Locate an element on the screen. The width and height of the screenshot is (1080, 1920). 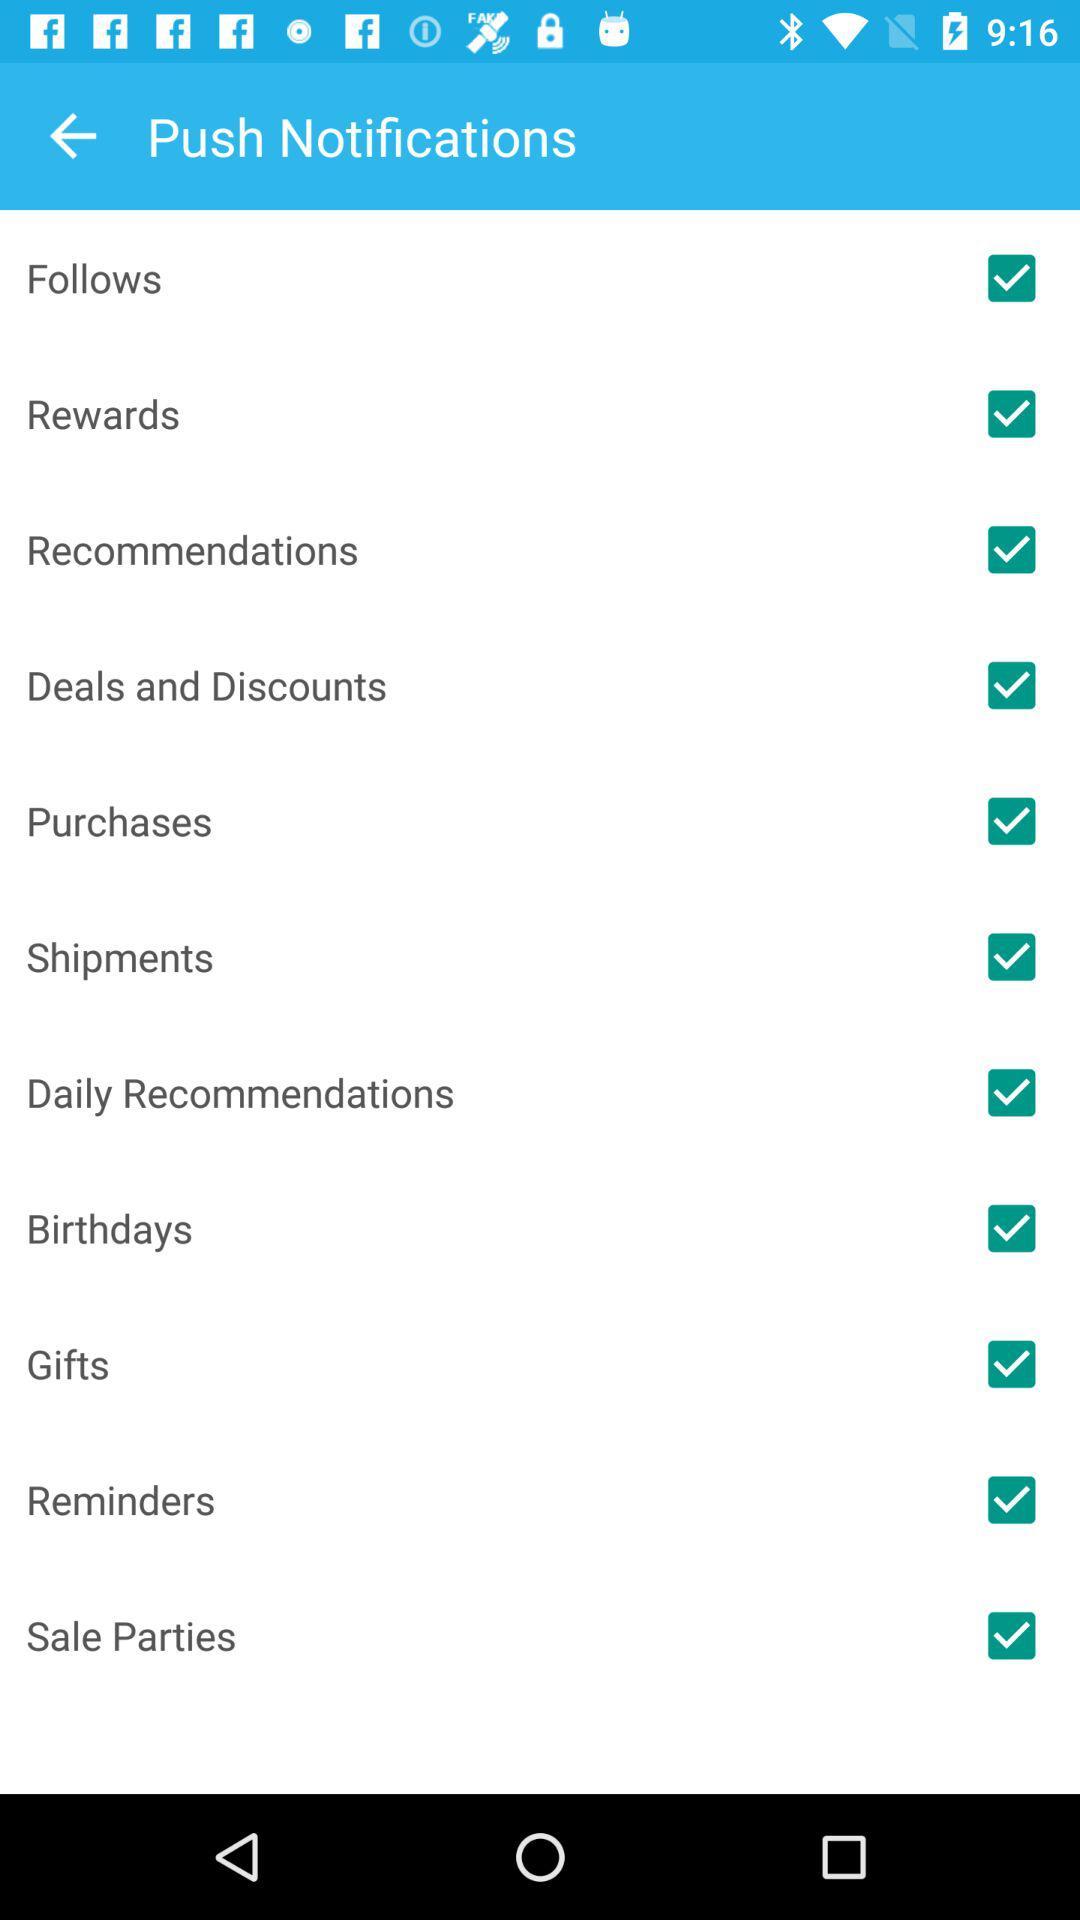
match deals or discounts in push notifications is located at coordinates (1011, 685).